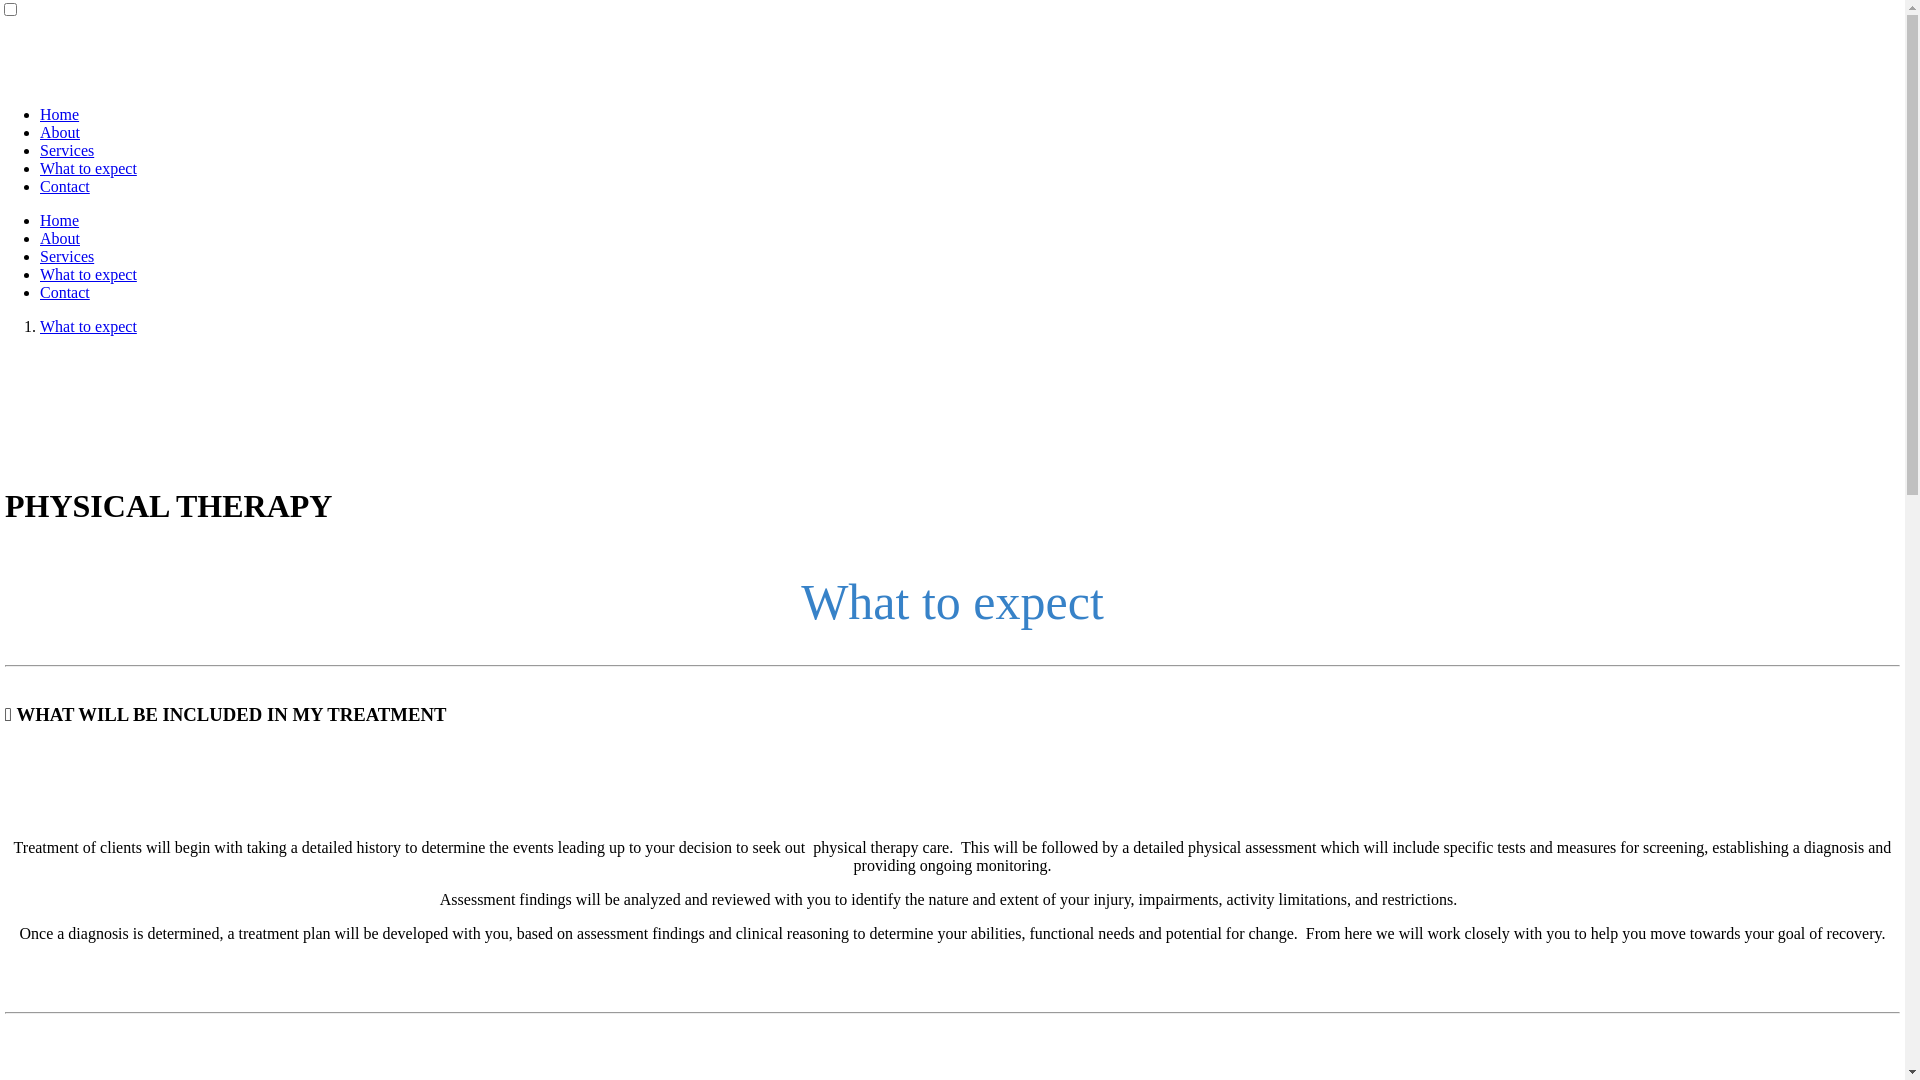  What do you see at coordinates (39, 220) in the screenshot?
I see `'Home'` at bounding box center [39, 220].